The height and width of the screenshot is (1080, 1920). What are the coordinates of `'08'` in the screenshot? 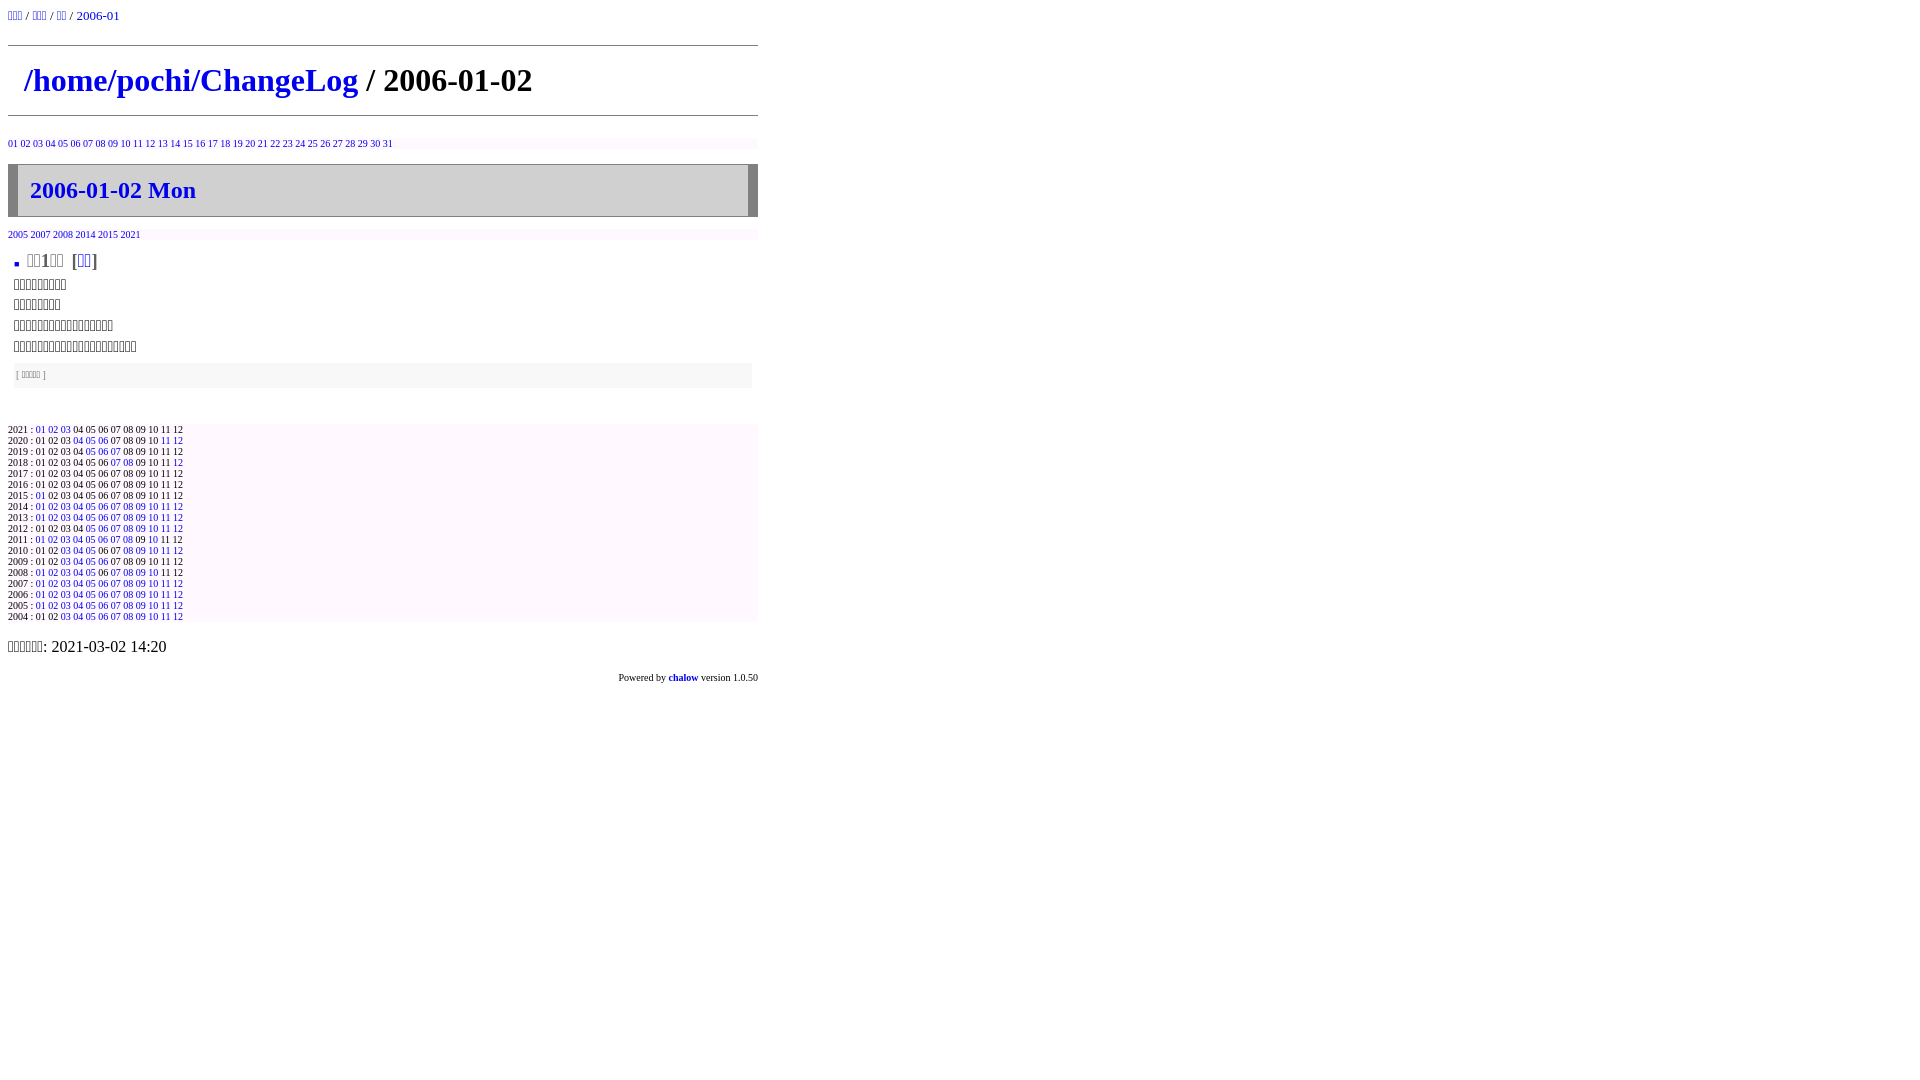 It's located at (127, 505).